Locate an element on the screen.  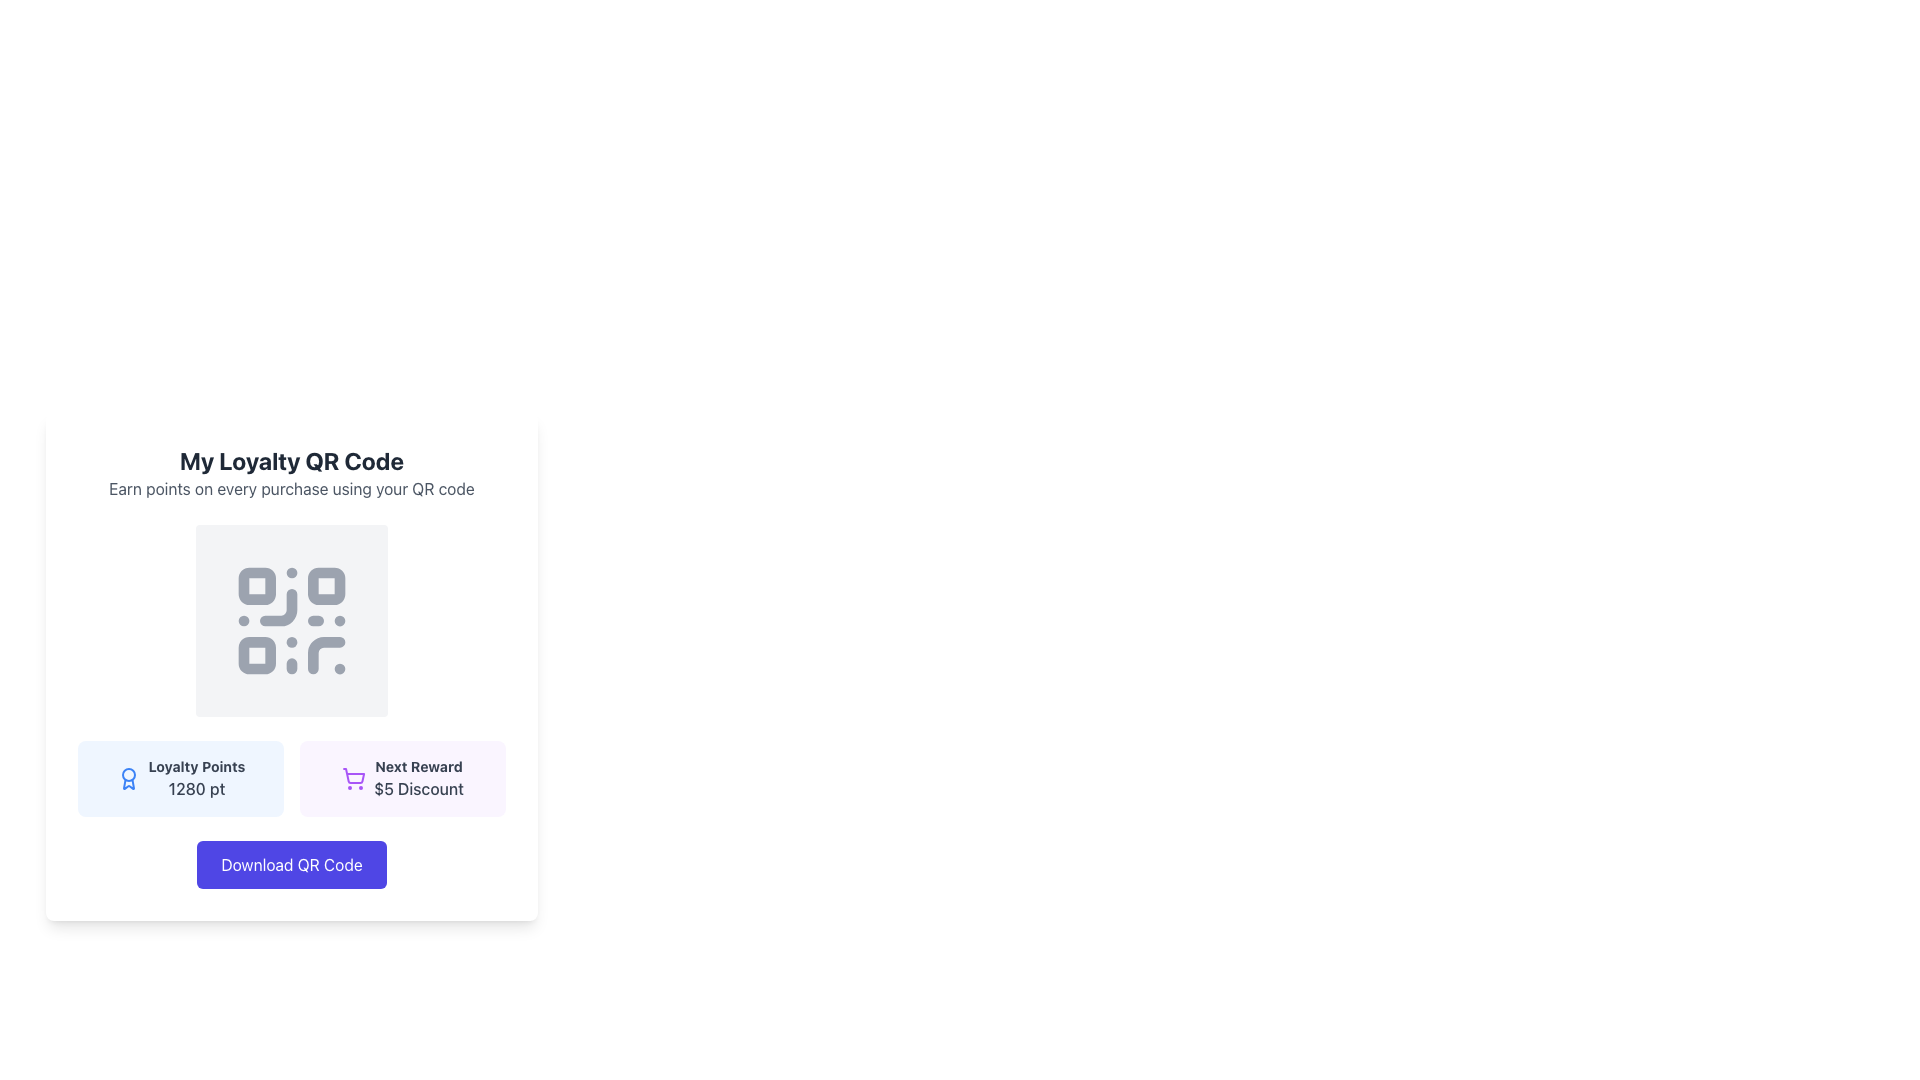
the shopping cart icon, which is positioned to the left of the 'Next Reward $5 Discount' text within the 'Next Reward' card component is located at coordinates (354, 778).